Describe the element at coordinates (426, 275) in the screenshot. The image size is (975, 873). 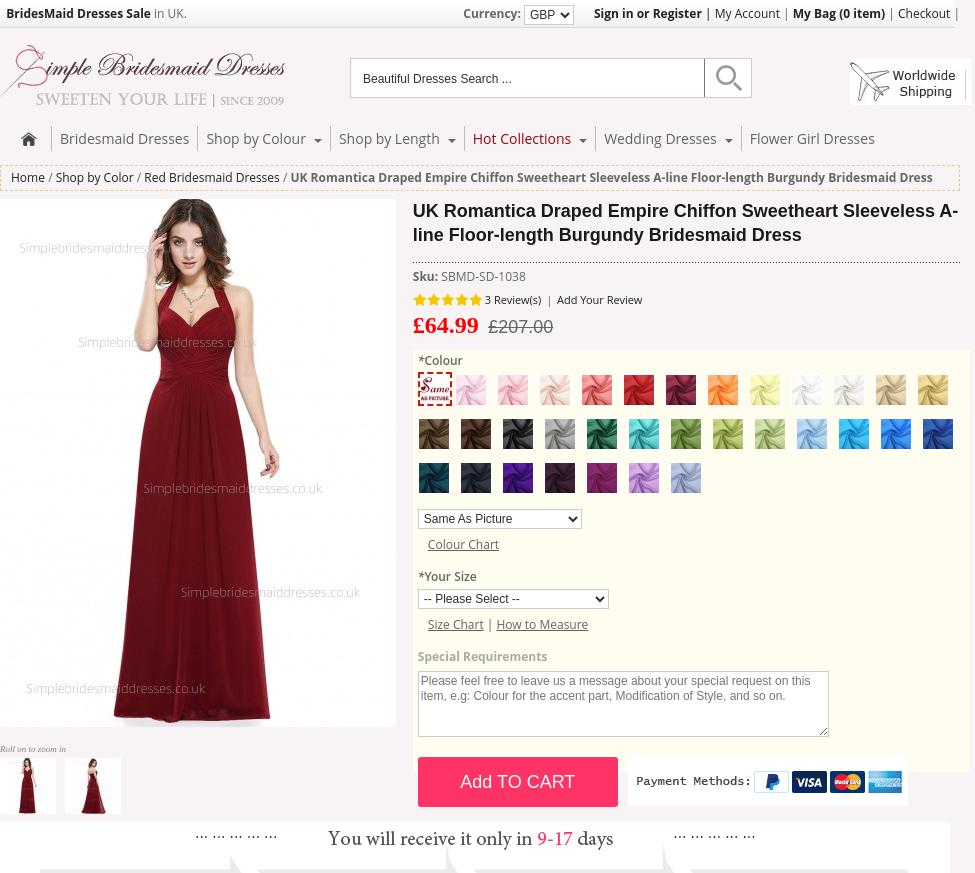
I see `'Sku:'` at that location.